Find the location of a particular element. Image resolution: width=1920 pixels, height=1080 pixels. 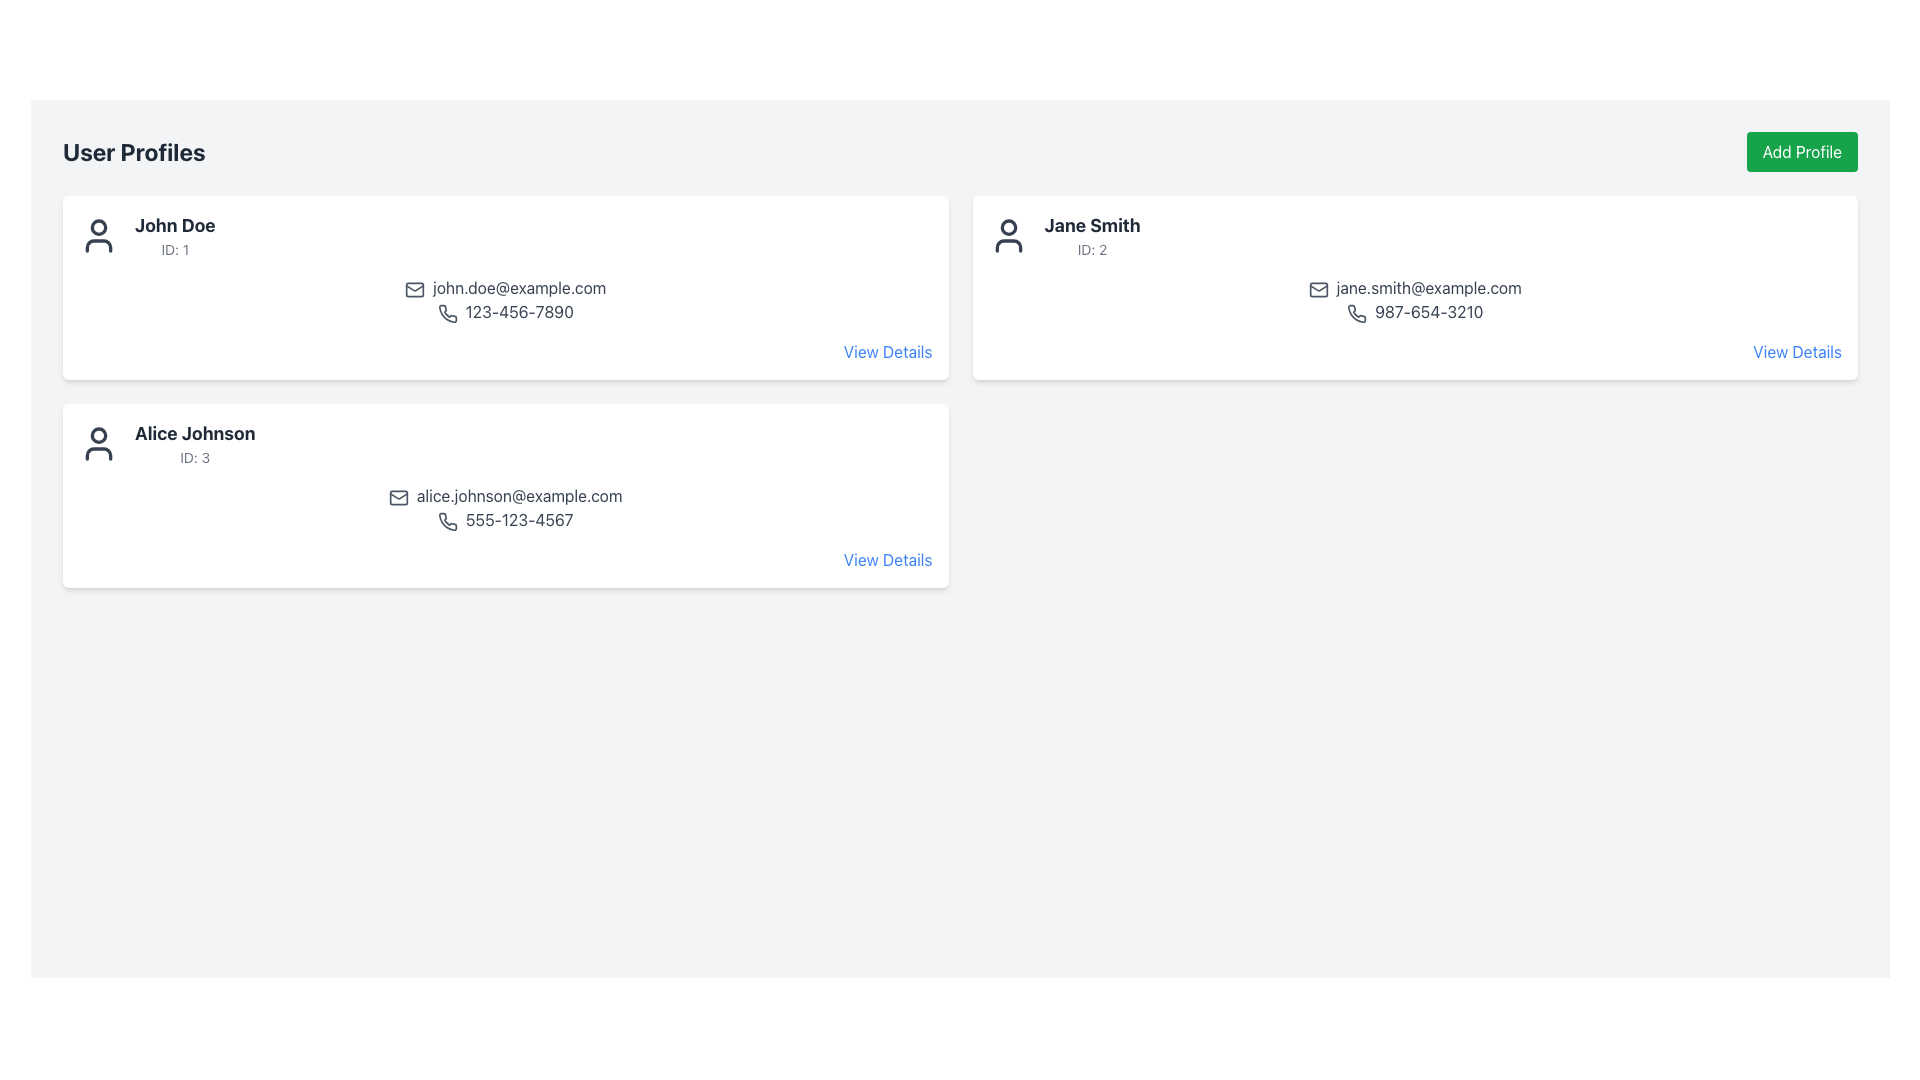

the contact icon for 'Jane Smith' which visually represents the phone number '987-654-3210' located in the user card is located at coordinates (1357, 313).